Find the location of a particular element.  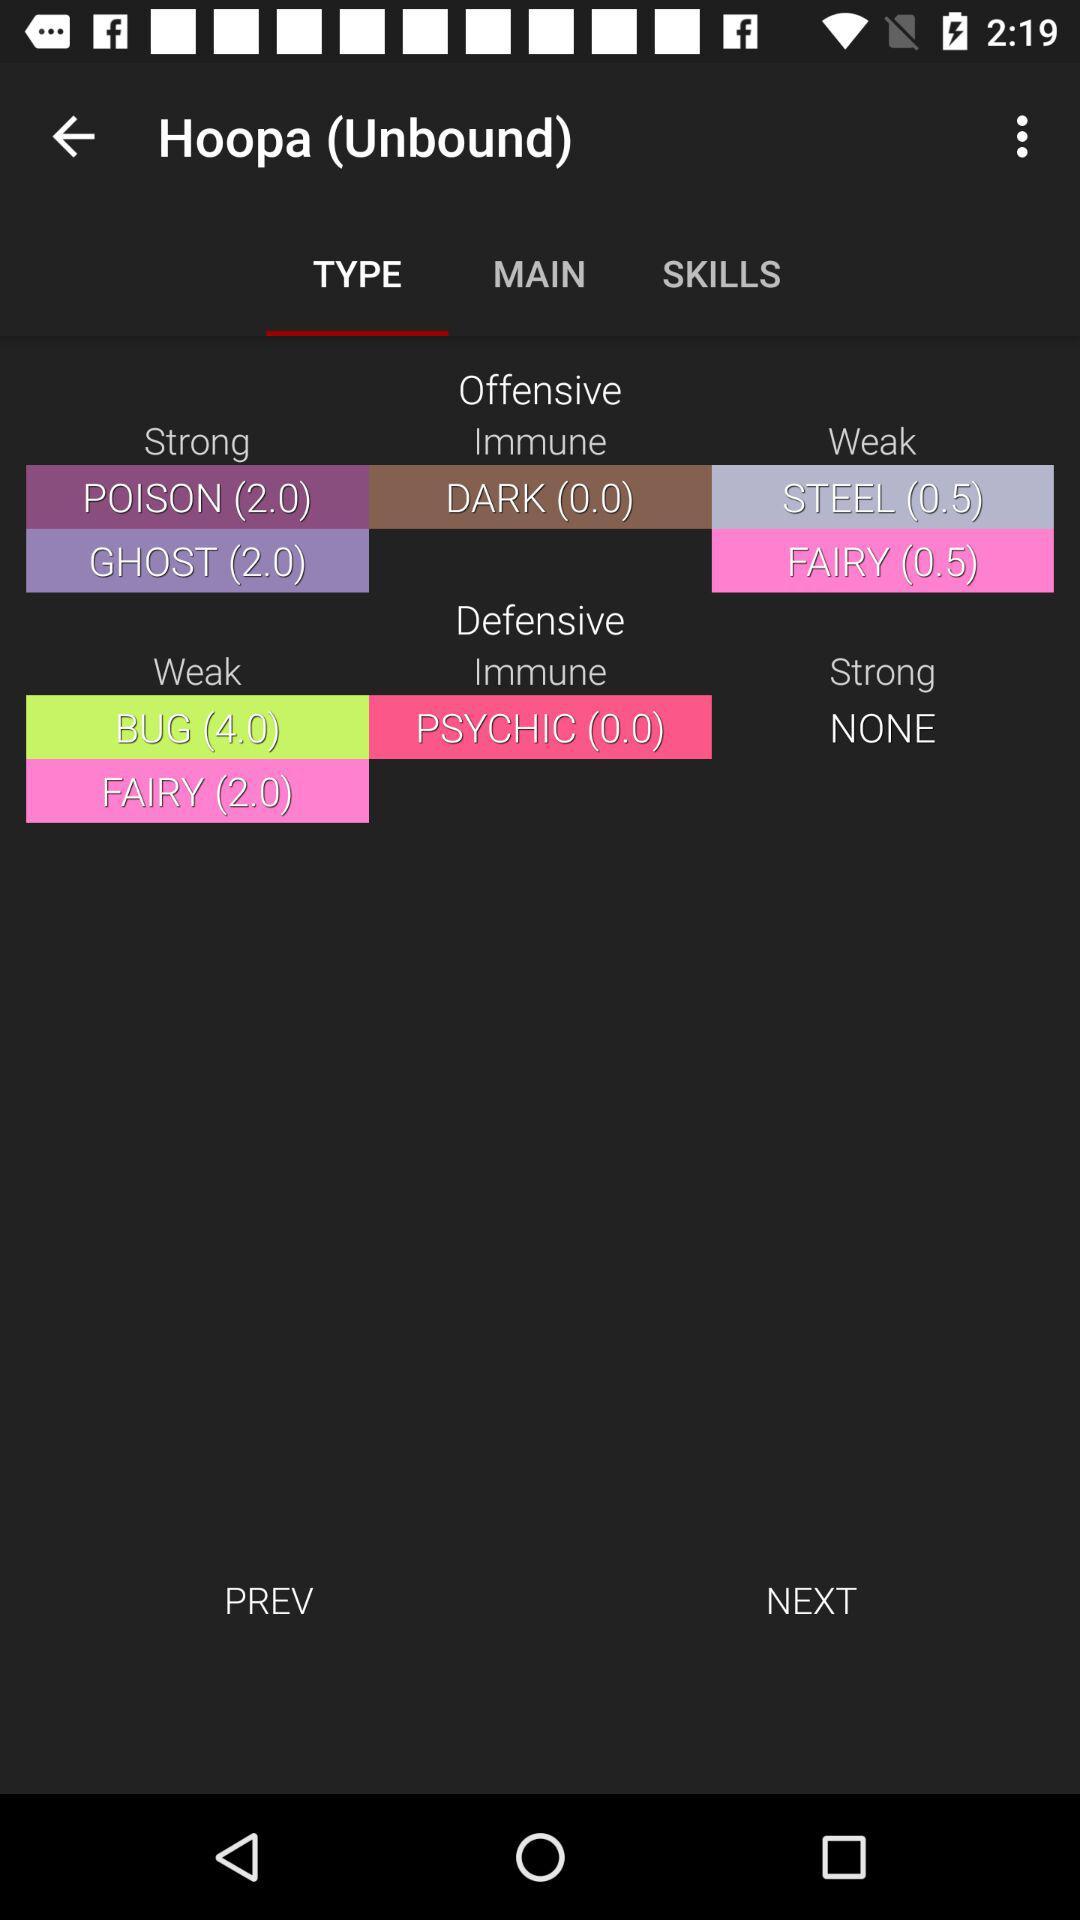

prev item is located at coordinates (267, 1598).